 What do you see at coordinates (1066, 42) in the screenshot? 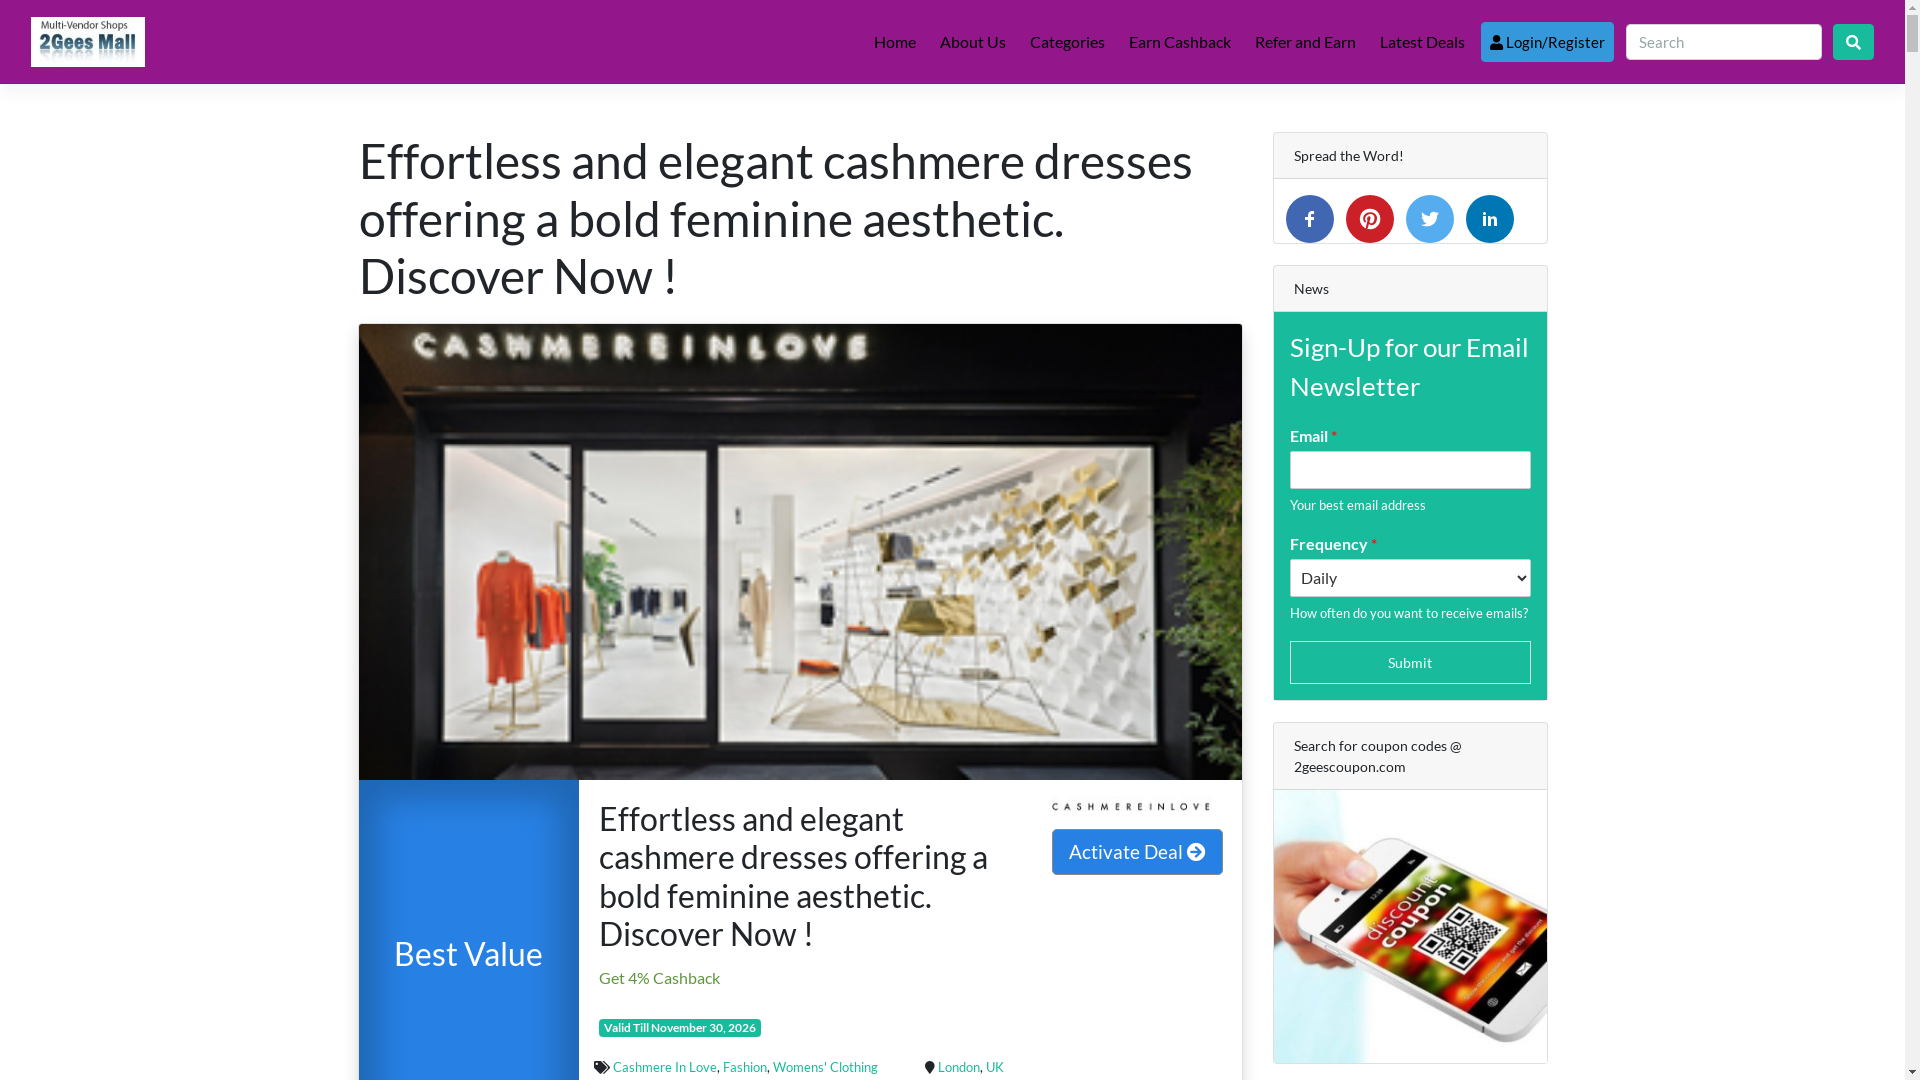
I see `'Categories'` at bounding box center [1066, 42].